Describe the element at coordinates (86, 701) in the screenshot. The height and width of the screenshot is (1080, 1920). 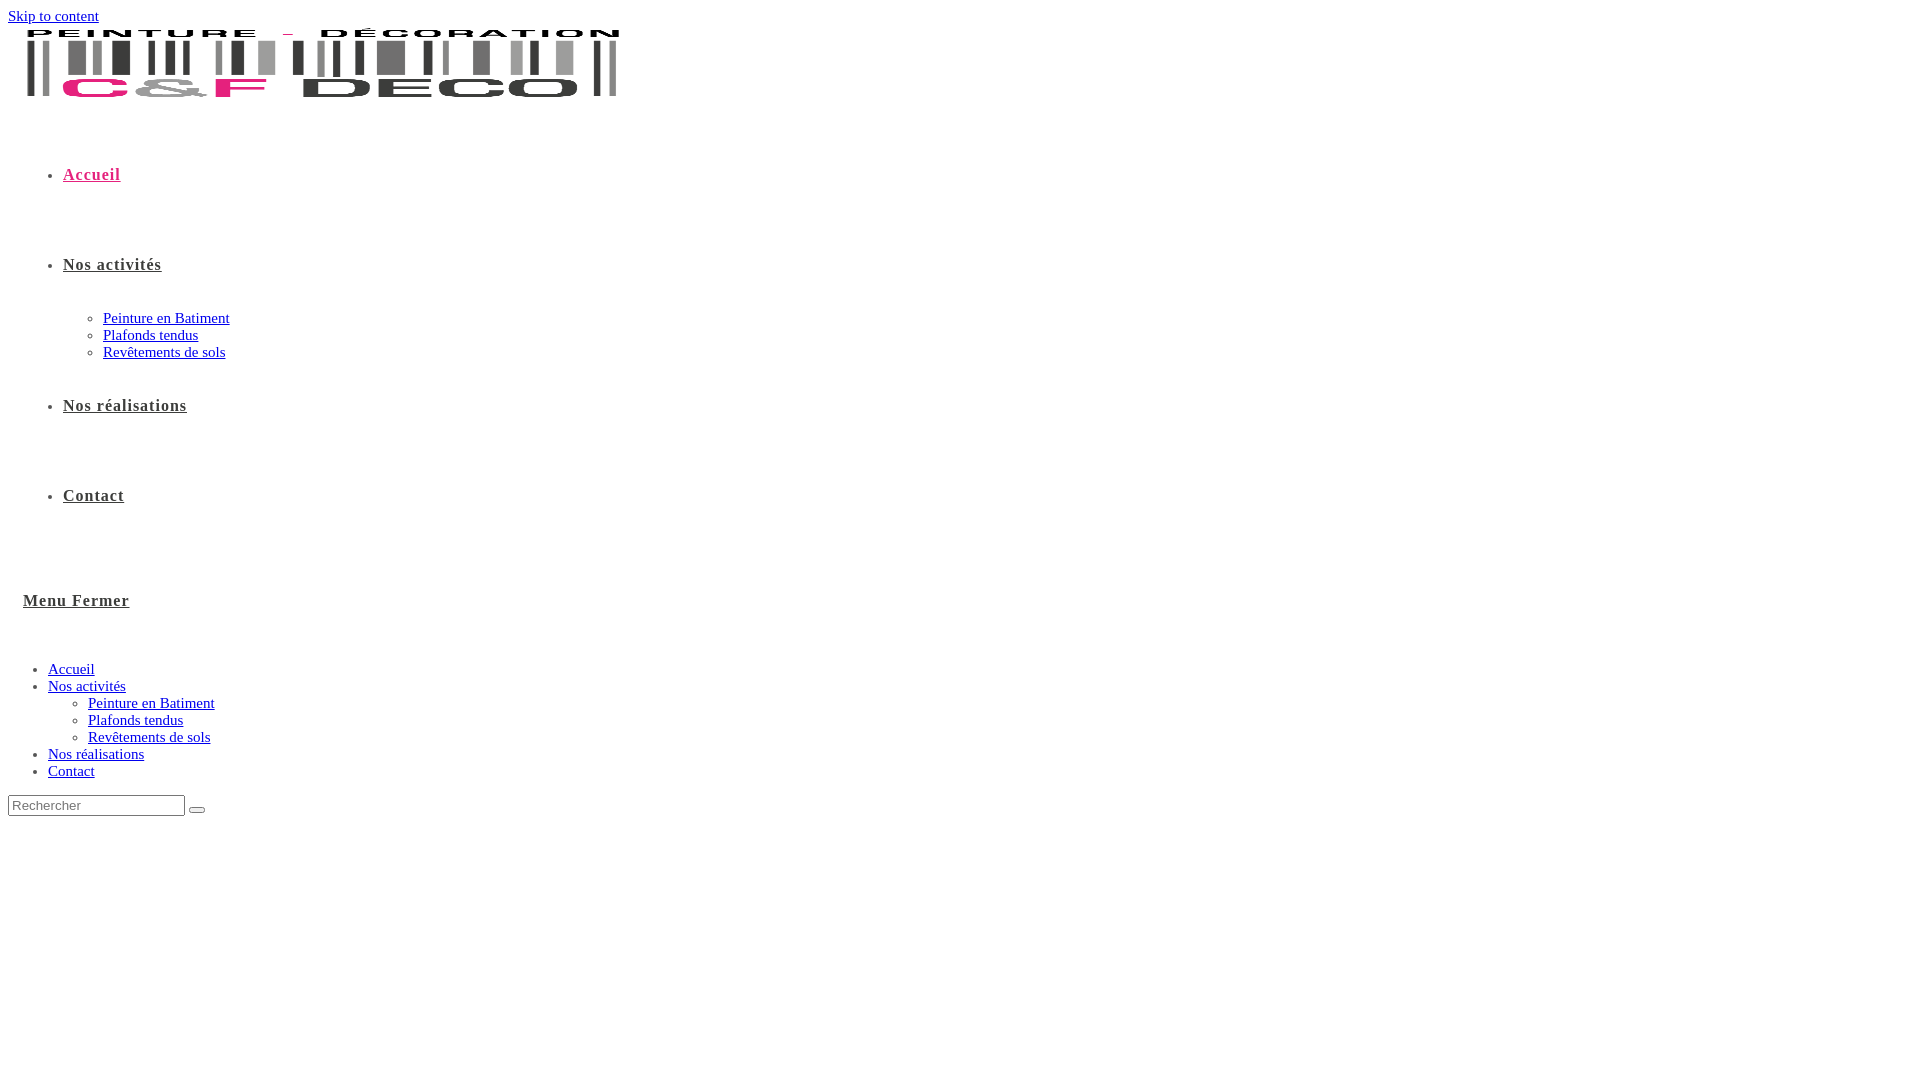
I see `'Peinture en Batiment'` at that location.